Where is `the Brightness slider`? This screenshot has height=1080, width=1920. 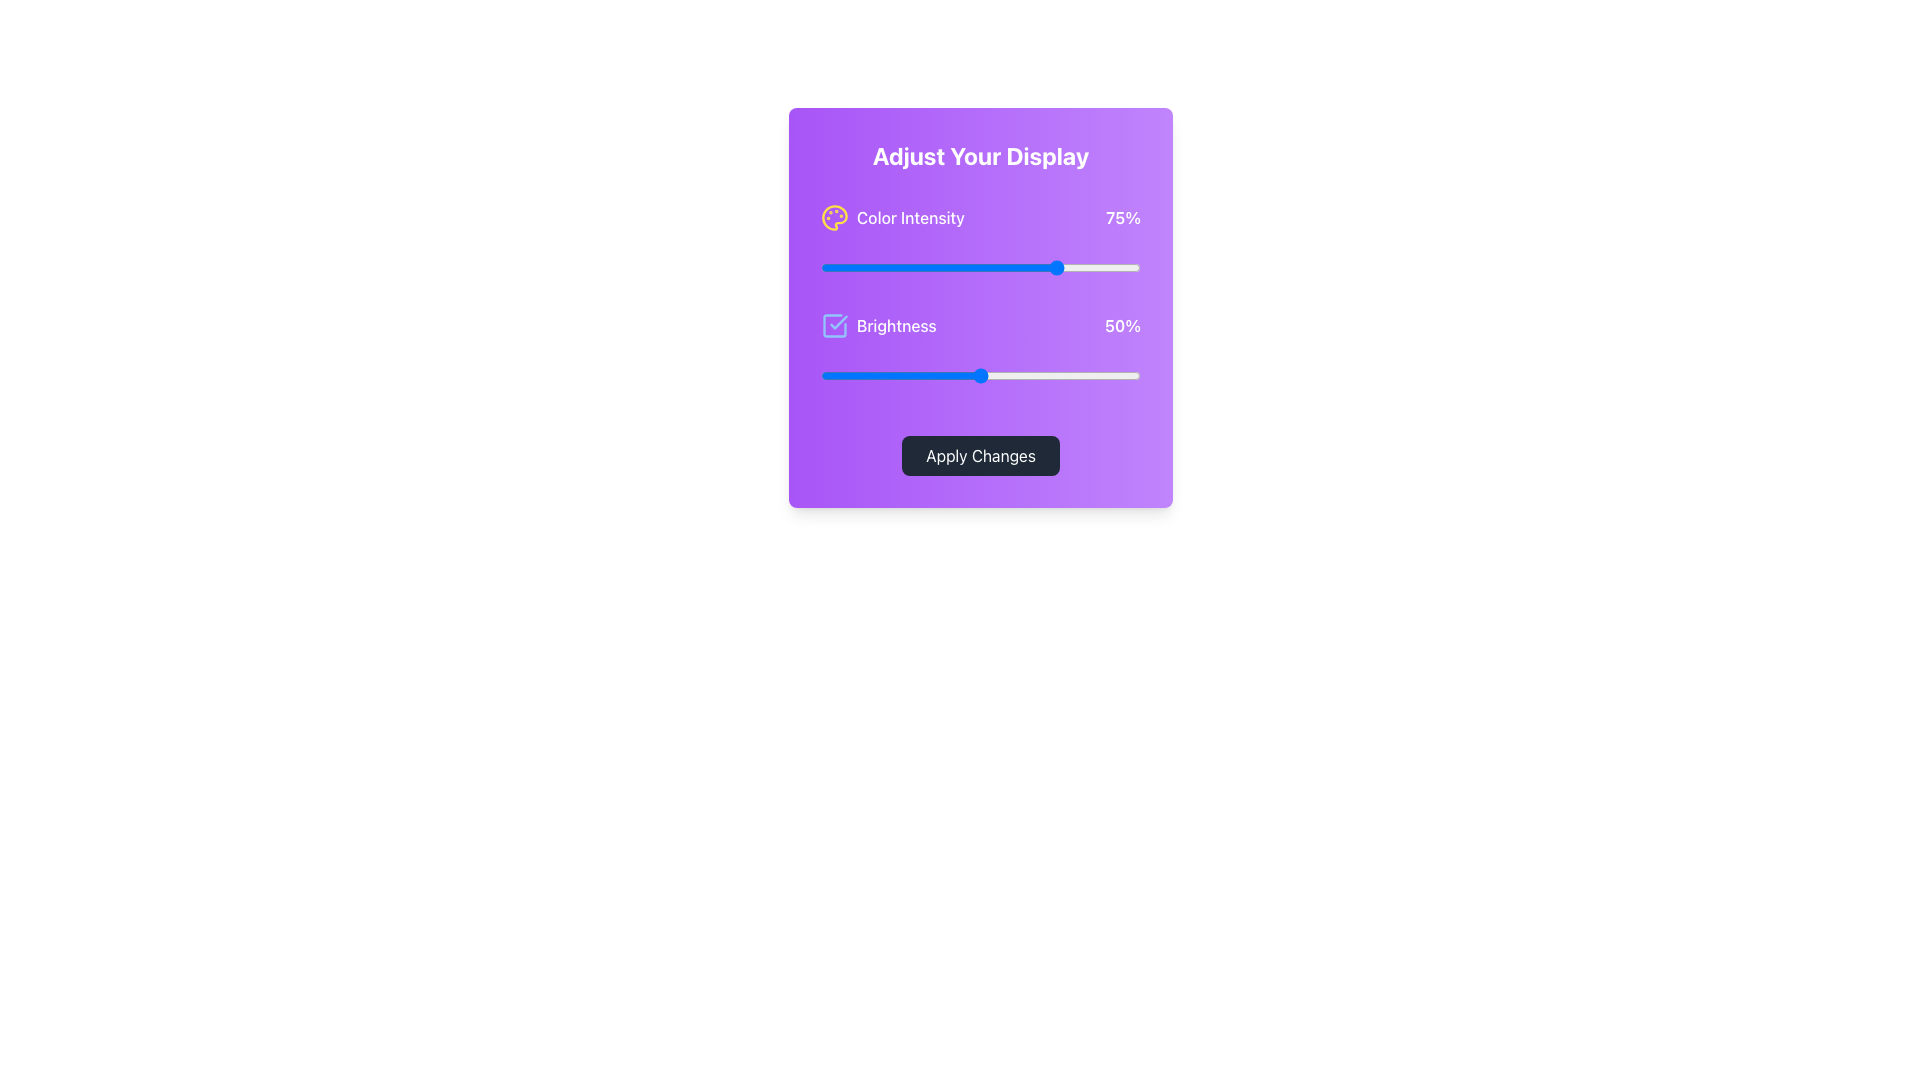
the Brightness slider is located at coordinates (840, 375).